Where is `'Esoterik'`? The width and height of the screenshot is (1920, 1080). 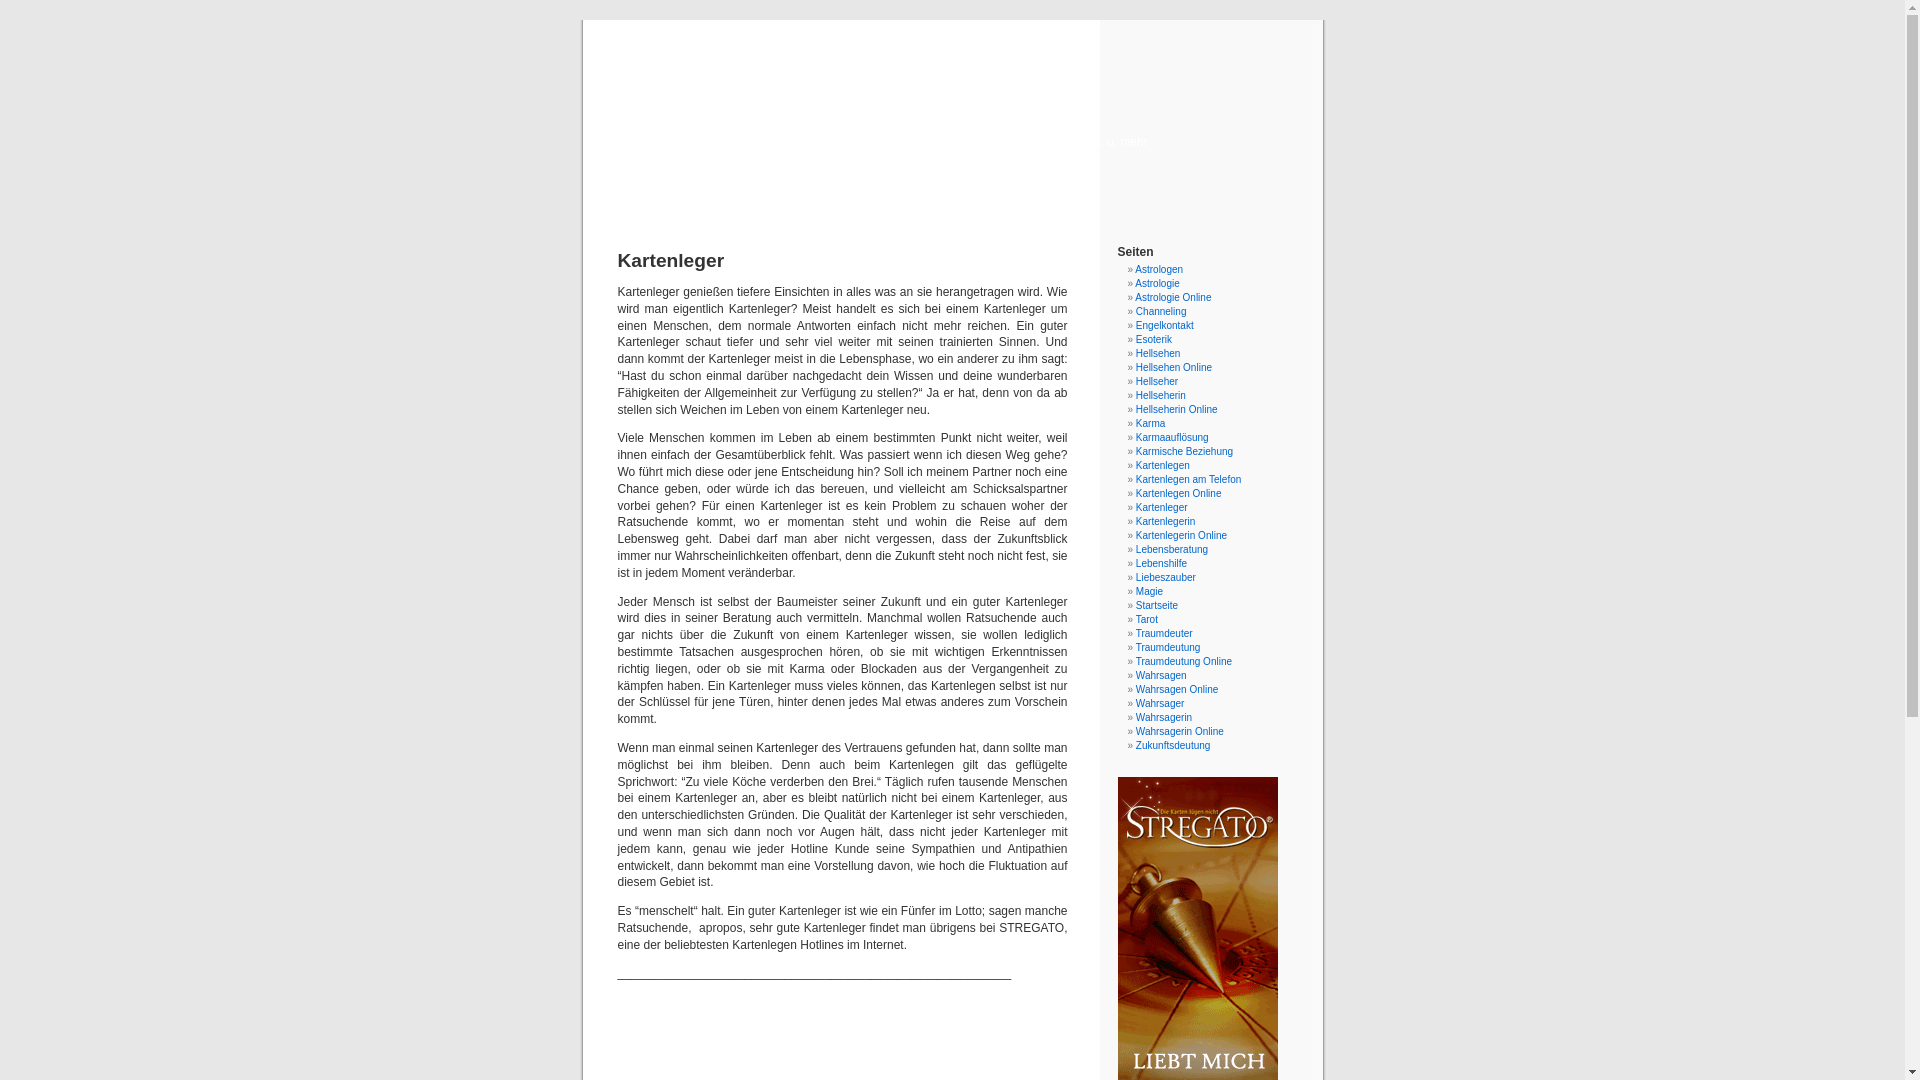 'Esoterik' is located at coordinates (1153, 338).